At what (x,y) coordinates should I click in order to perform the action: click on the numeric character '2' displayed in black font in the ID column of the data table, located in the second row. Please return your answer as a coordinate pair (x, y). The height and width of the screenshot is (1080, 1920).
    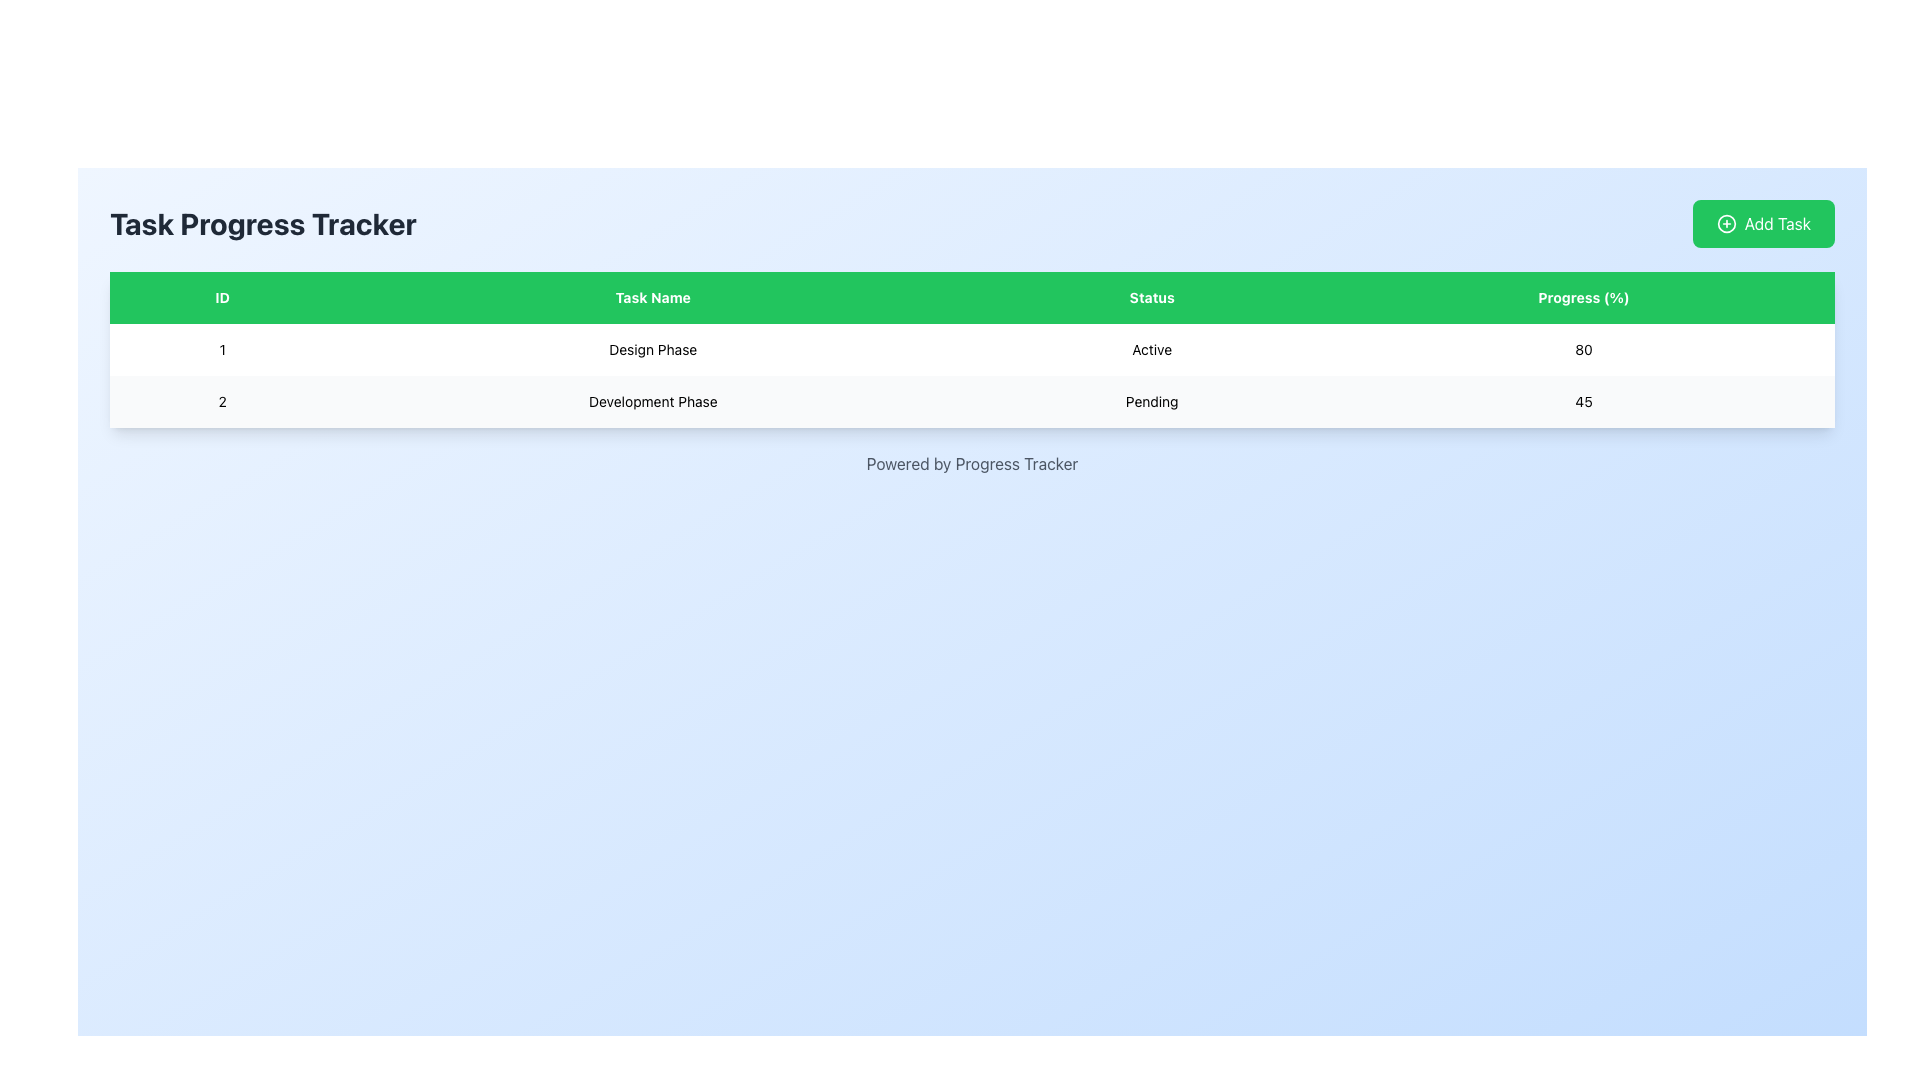
    Looking at the image, I should click on (222, 401).